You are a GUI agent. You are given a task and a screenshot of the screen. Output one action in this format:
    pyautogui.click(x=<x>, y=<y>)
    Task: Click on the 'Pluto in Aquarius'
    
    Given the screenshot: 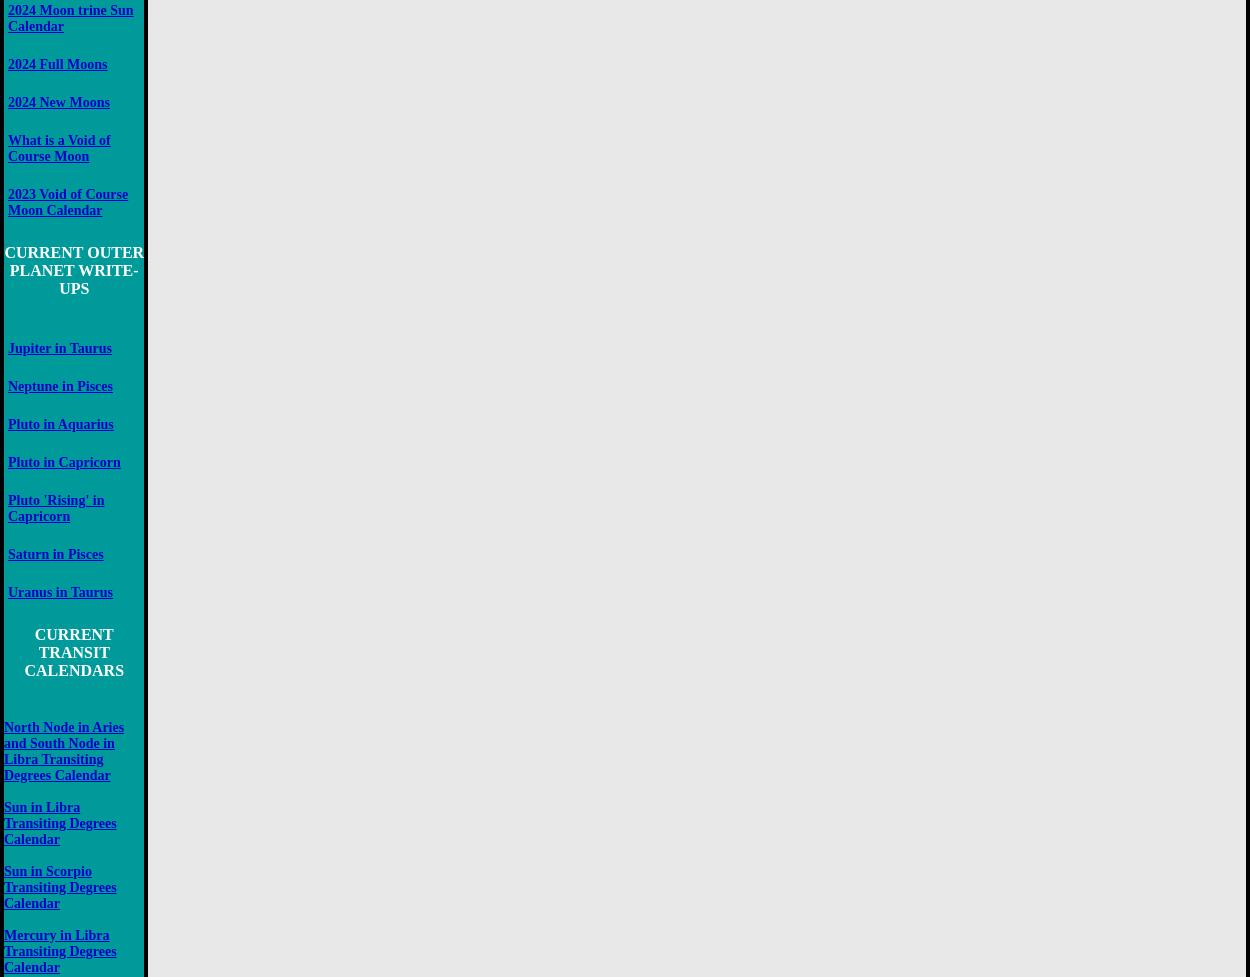 What is the action you would take?
    pyautogui.click(x=60, y=424)
    